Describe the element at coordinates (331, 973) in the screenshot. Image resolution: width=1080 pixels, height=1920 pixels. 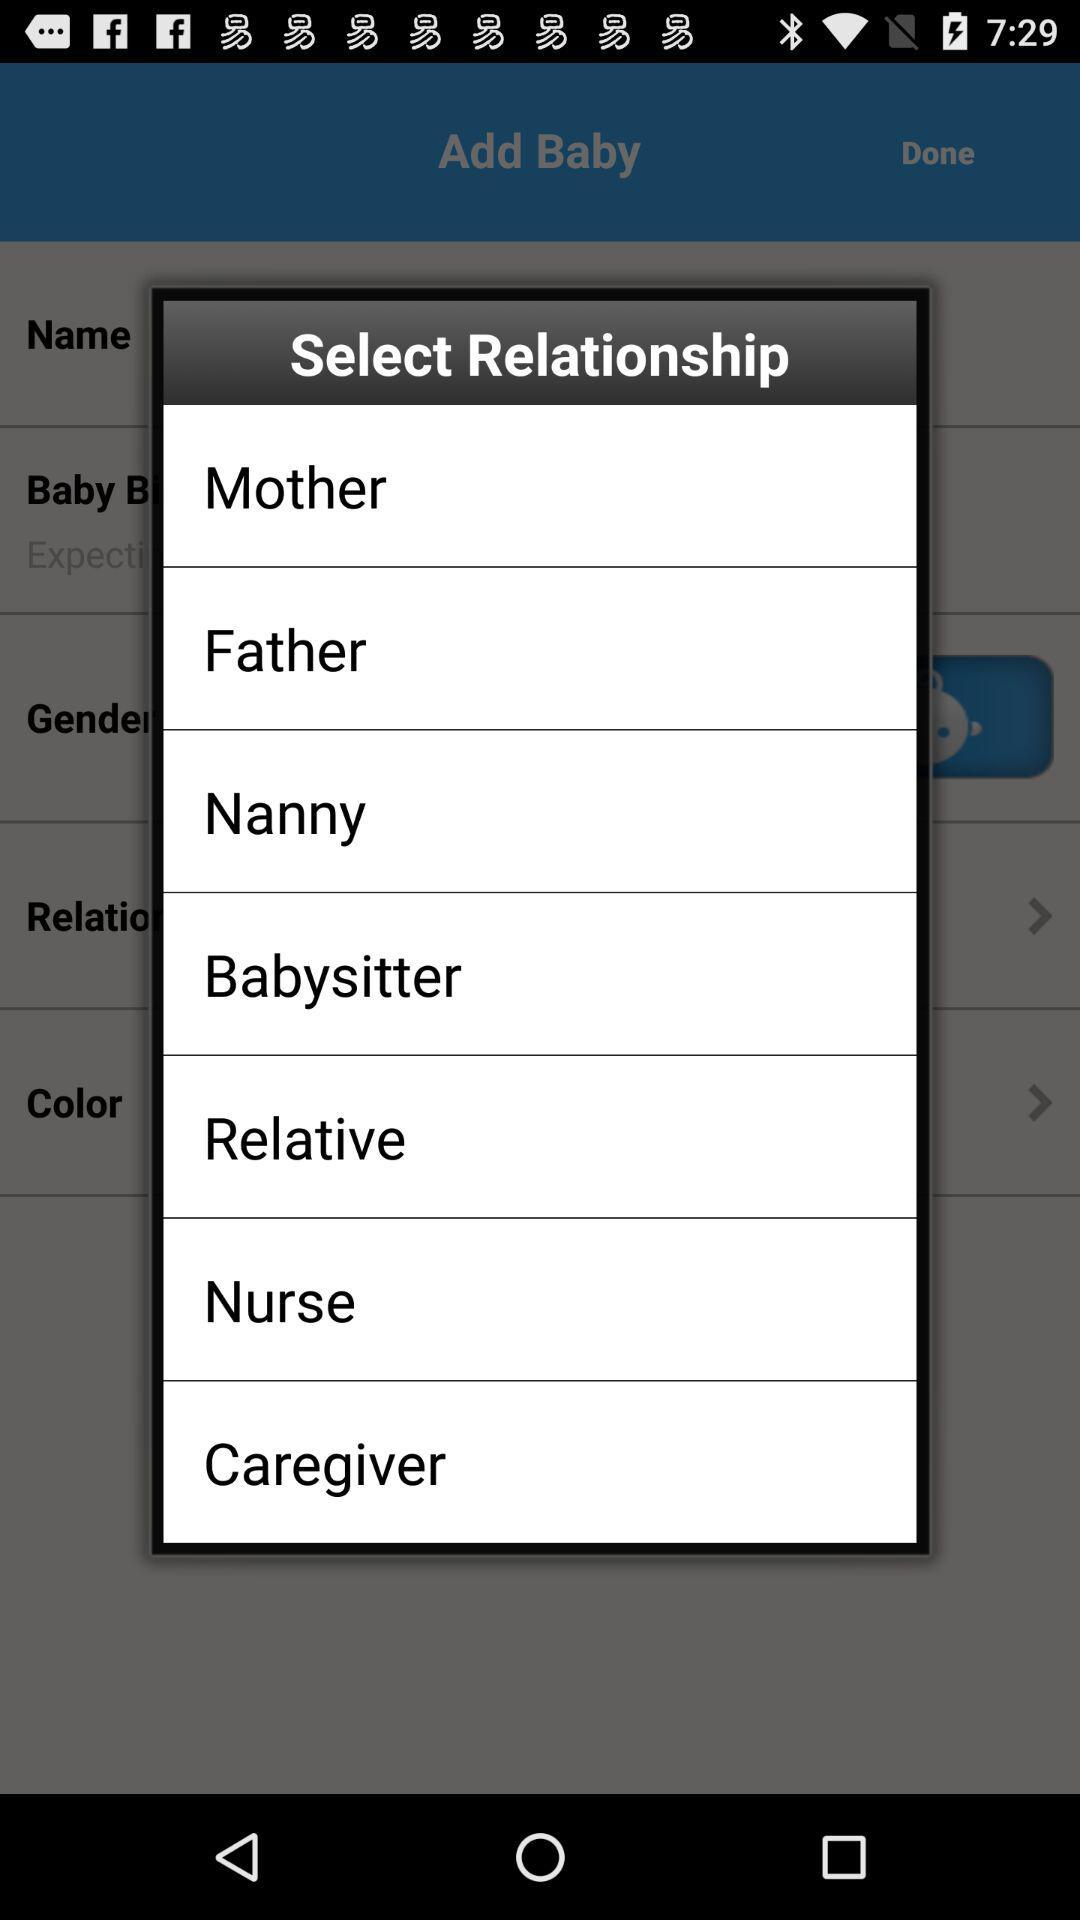
I see `the babysitter app` at that location.